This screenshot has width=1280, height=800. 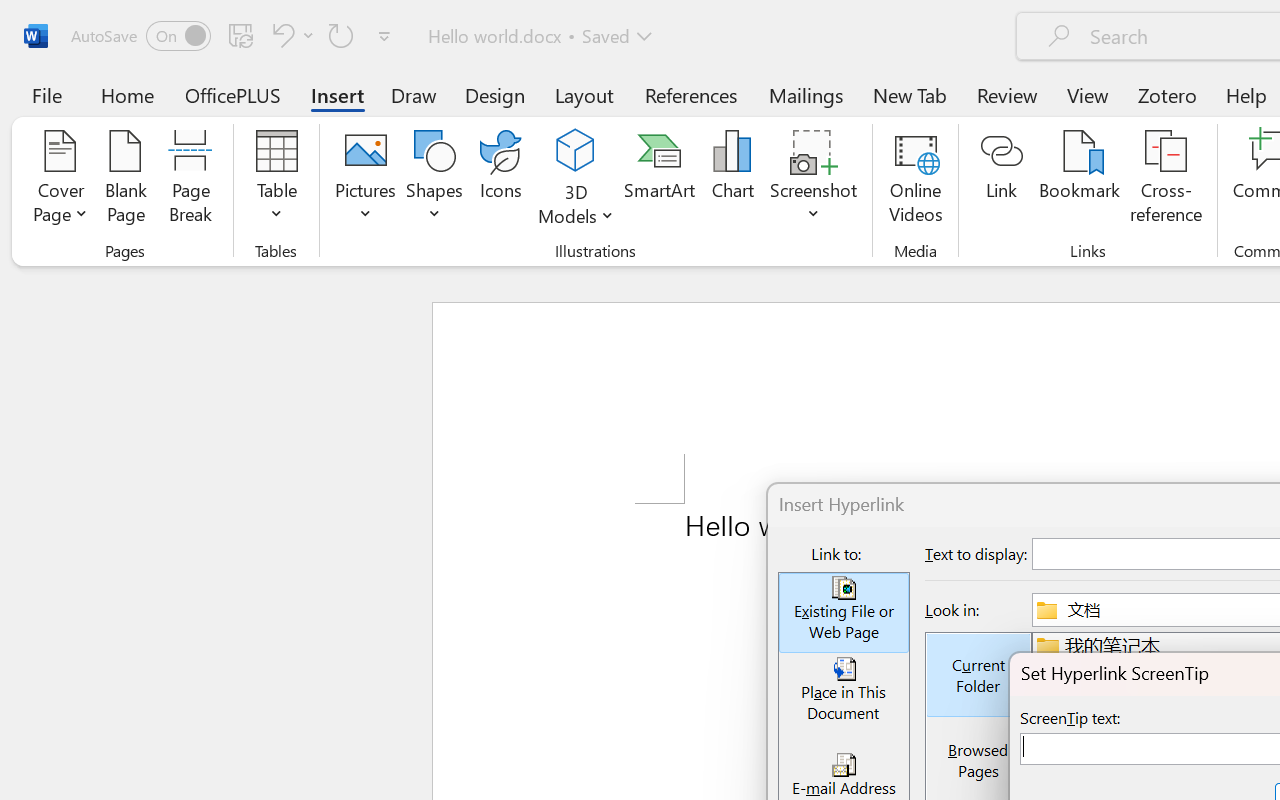 I want to click on 'Save', so click(x=240, y=34).